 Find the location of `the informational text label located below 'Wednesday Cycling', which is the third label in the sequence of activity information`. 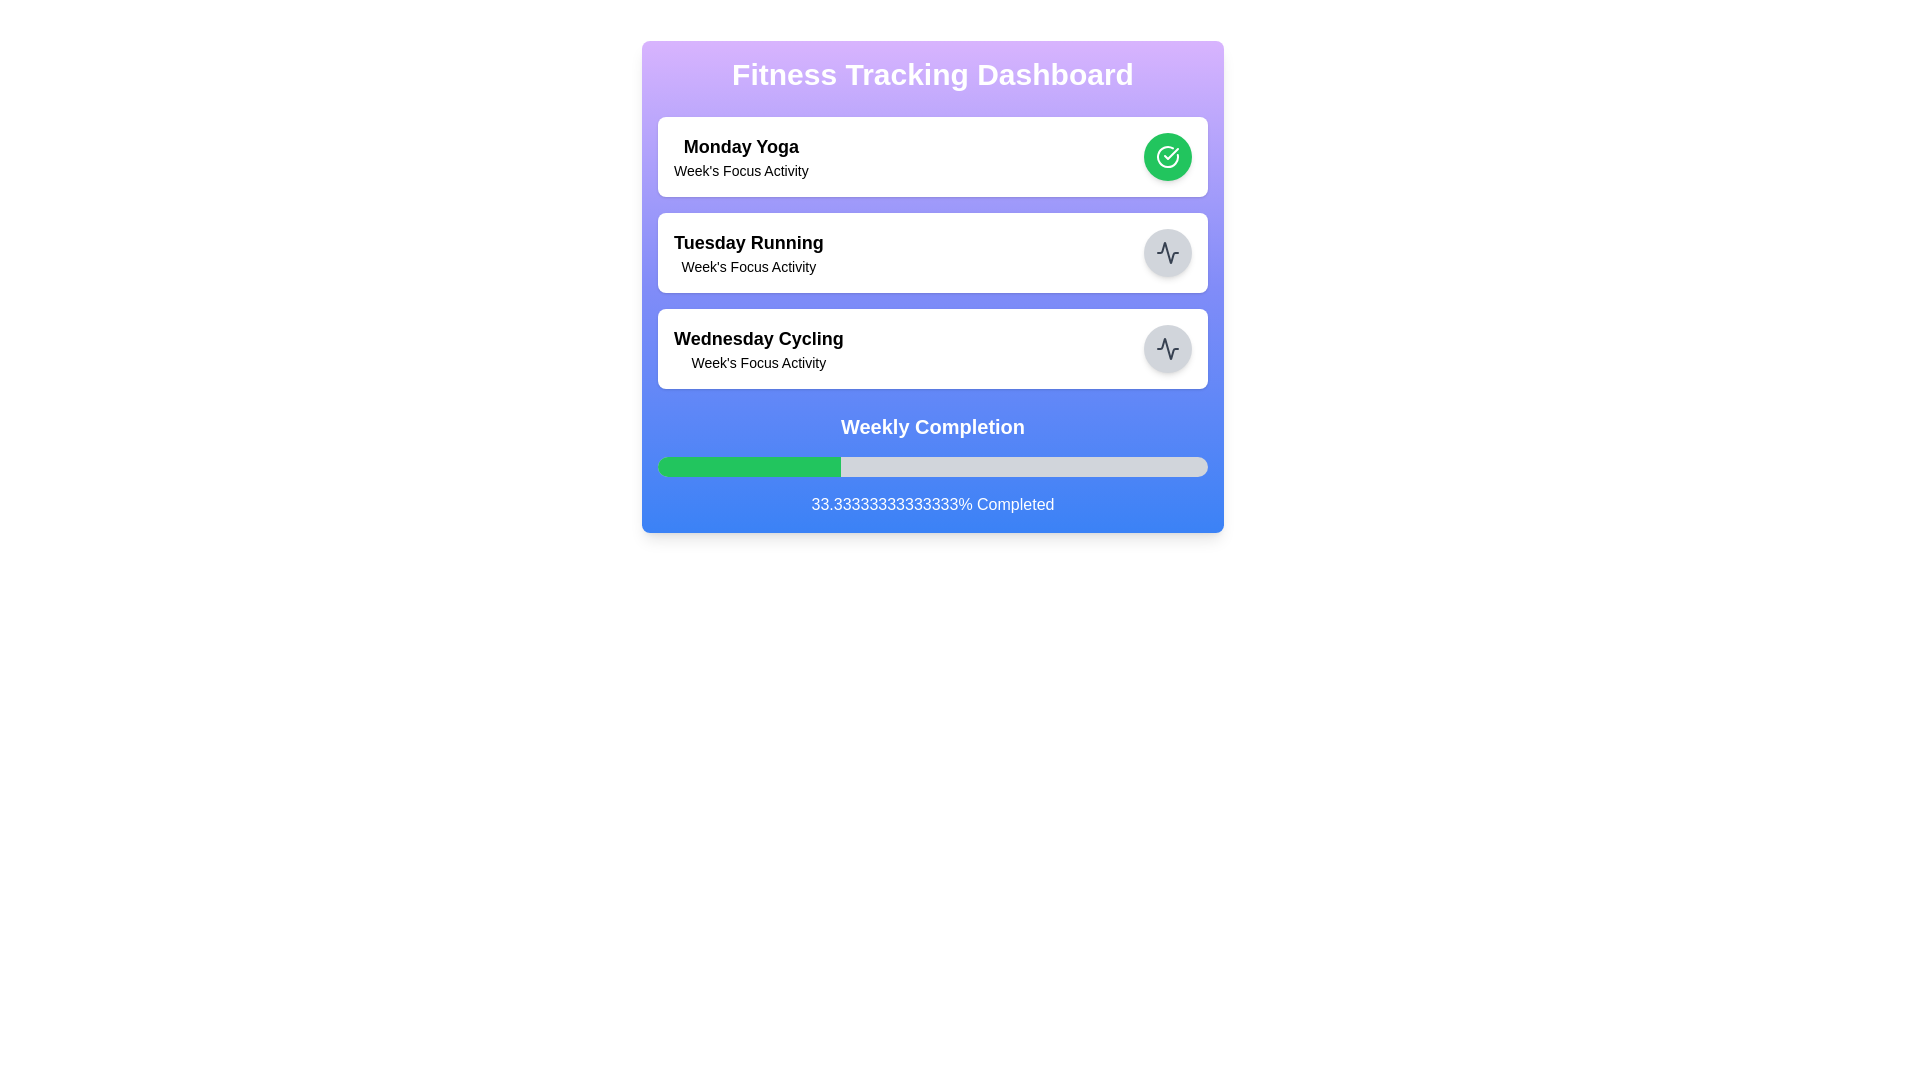

the informational text label located below 'Wednesday Cycling', which is the third label in the sequence of activity information is located at coordinates (757, 362).